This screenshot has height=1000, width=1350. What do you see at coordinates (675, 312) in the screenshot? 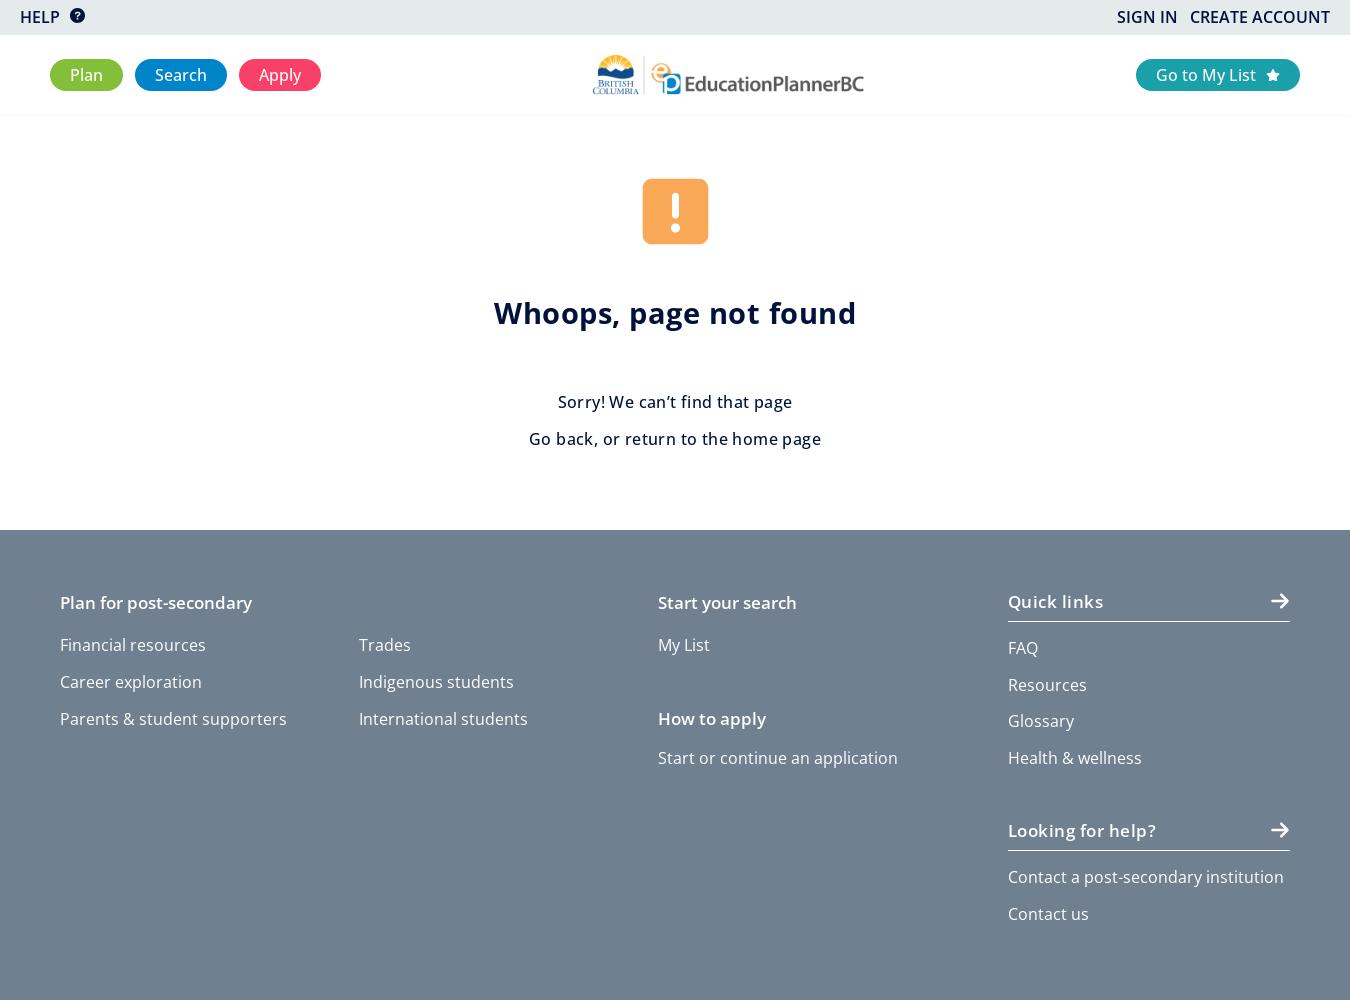
I see `'Whoops, page not found'` at bounding box center [675, 312].